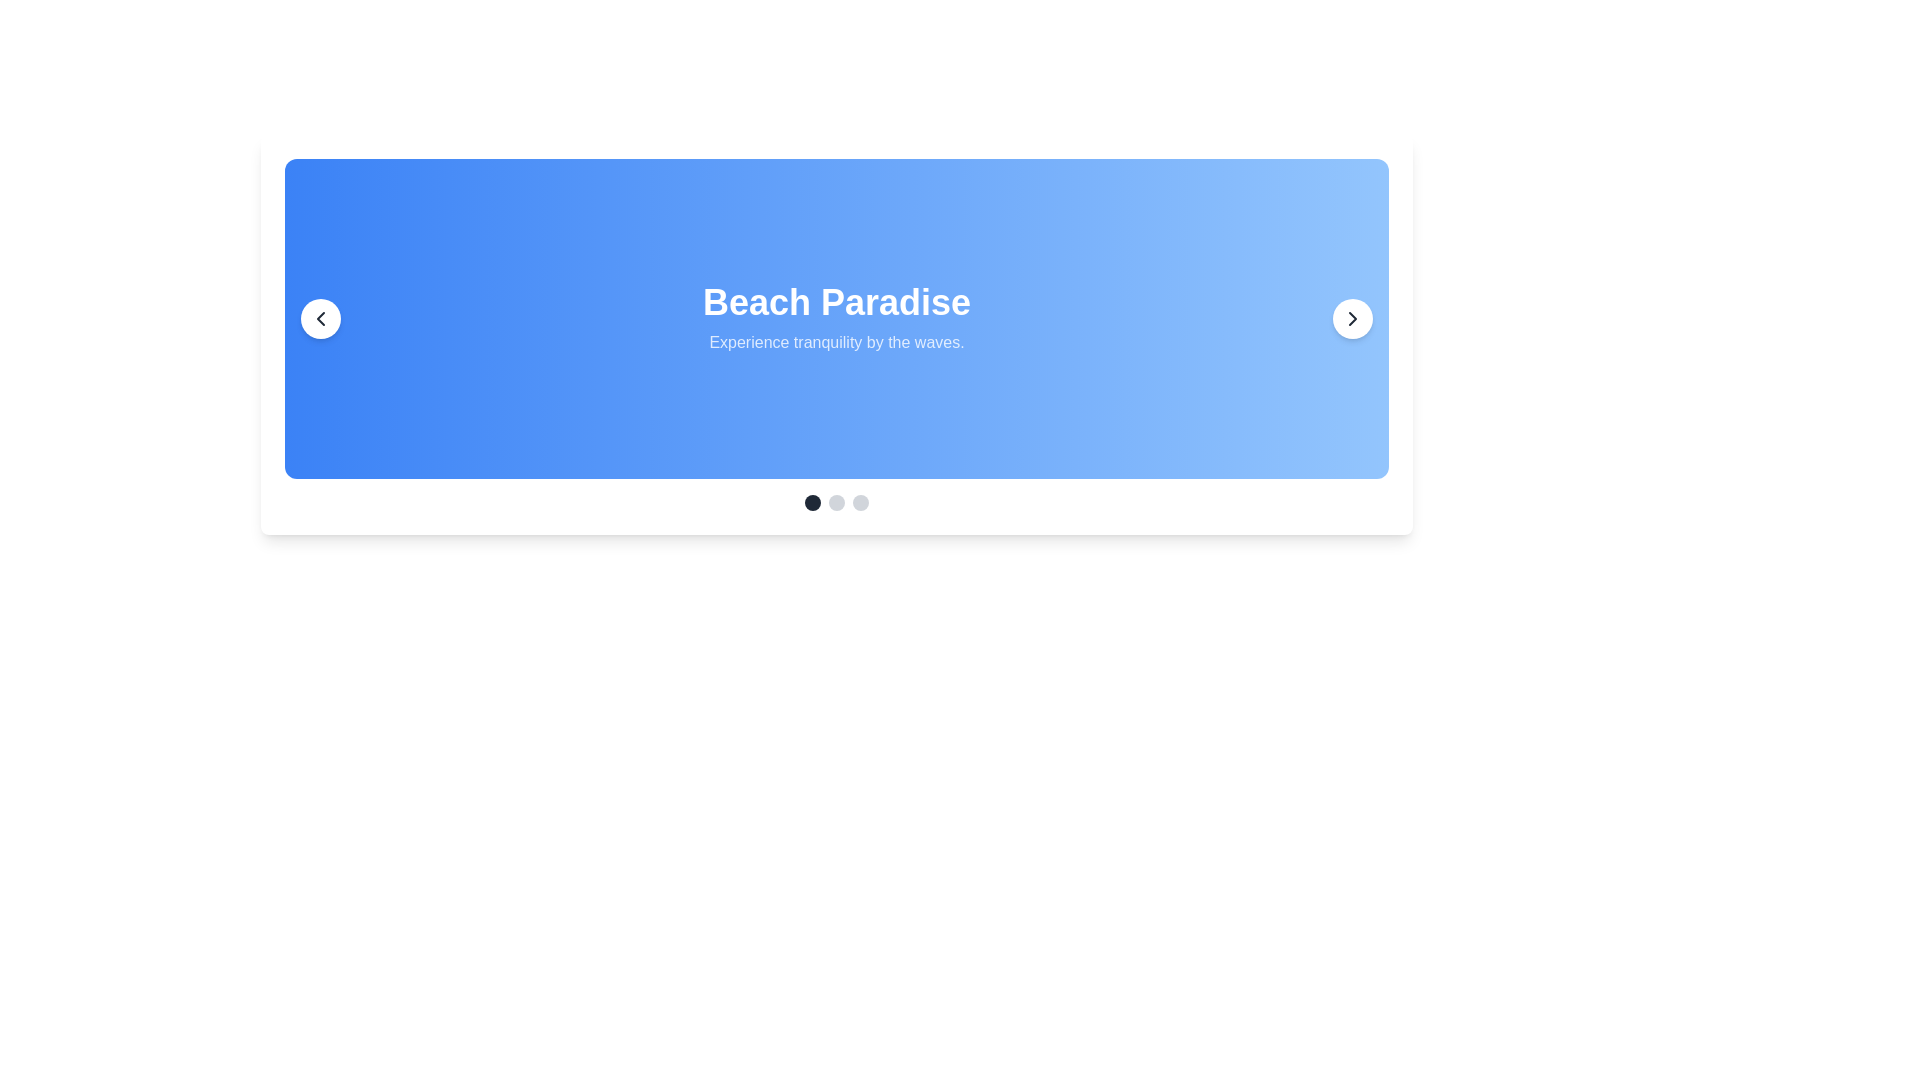  I want to click on the third Circle indicator, so click(860, 501).